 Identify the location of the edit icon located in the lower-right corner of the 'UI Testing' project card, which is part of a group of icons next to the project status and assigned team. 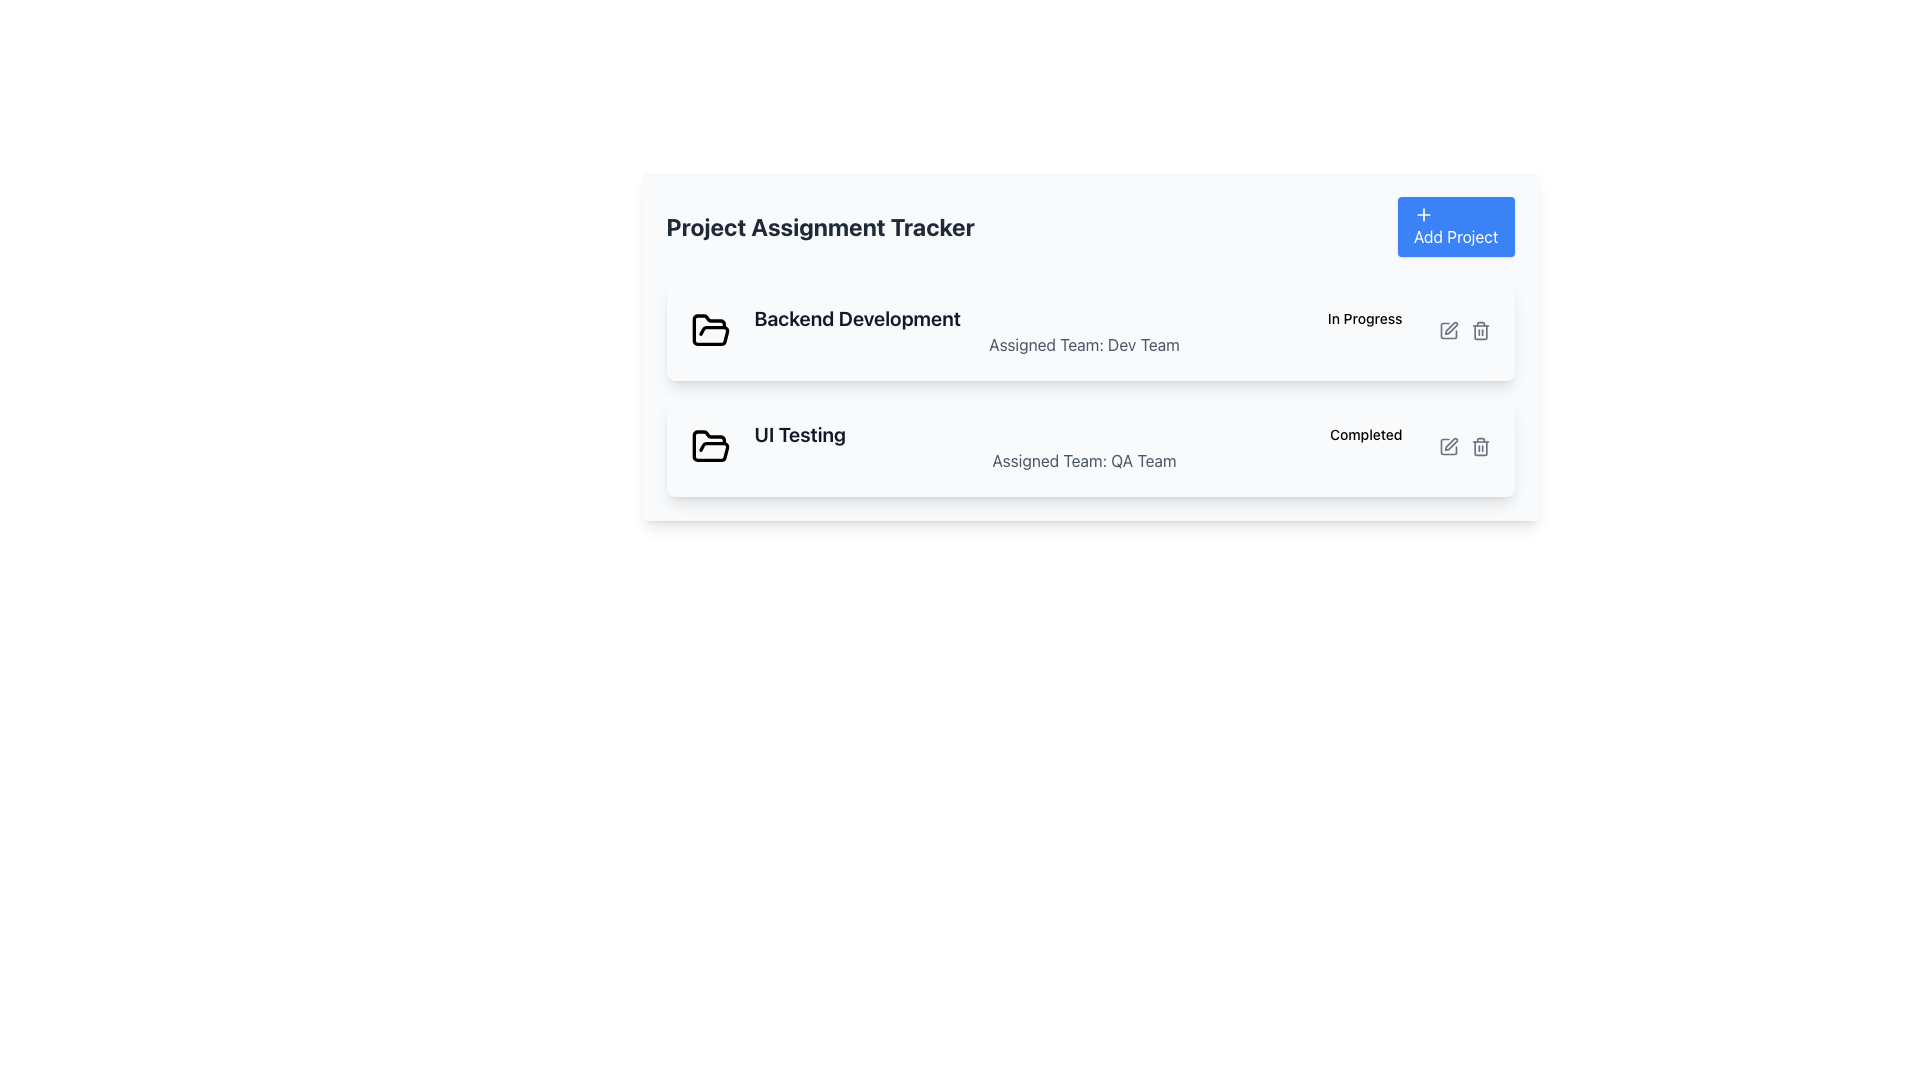
(1450, 443).